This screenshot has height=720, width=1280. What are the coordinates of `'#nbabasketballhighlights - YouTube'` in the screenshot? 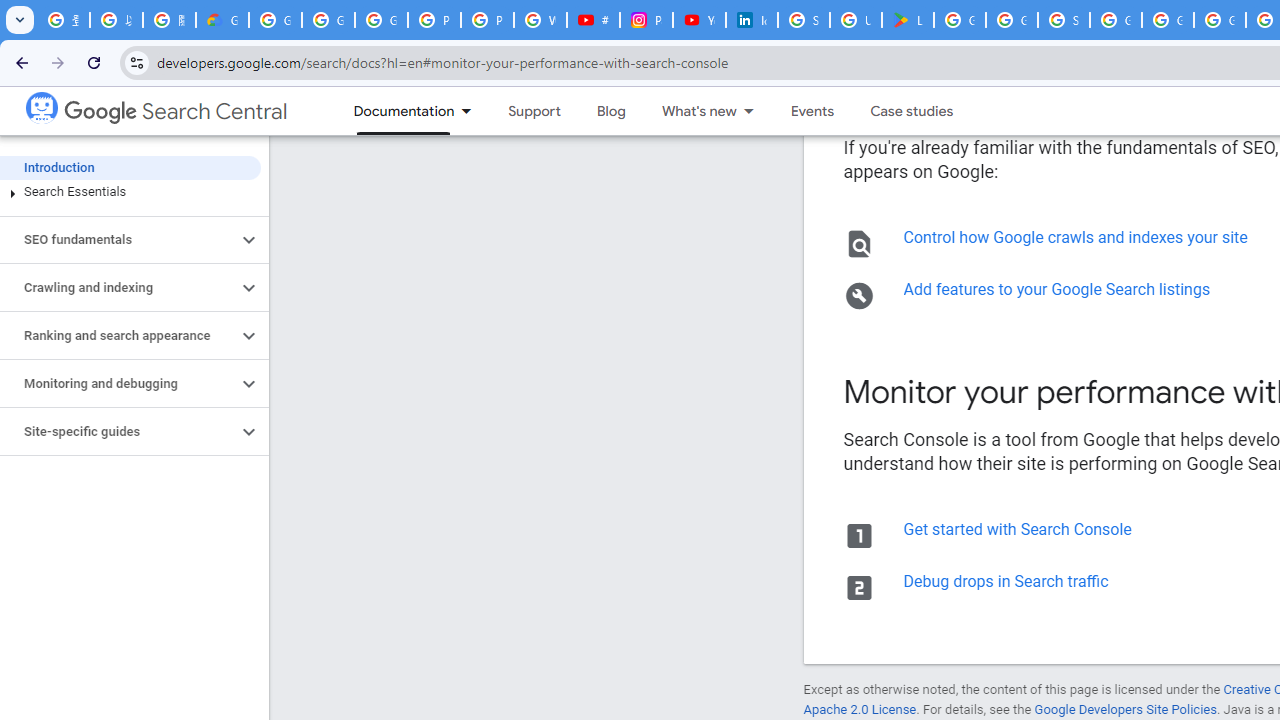 It's located at (592, 20).